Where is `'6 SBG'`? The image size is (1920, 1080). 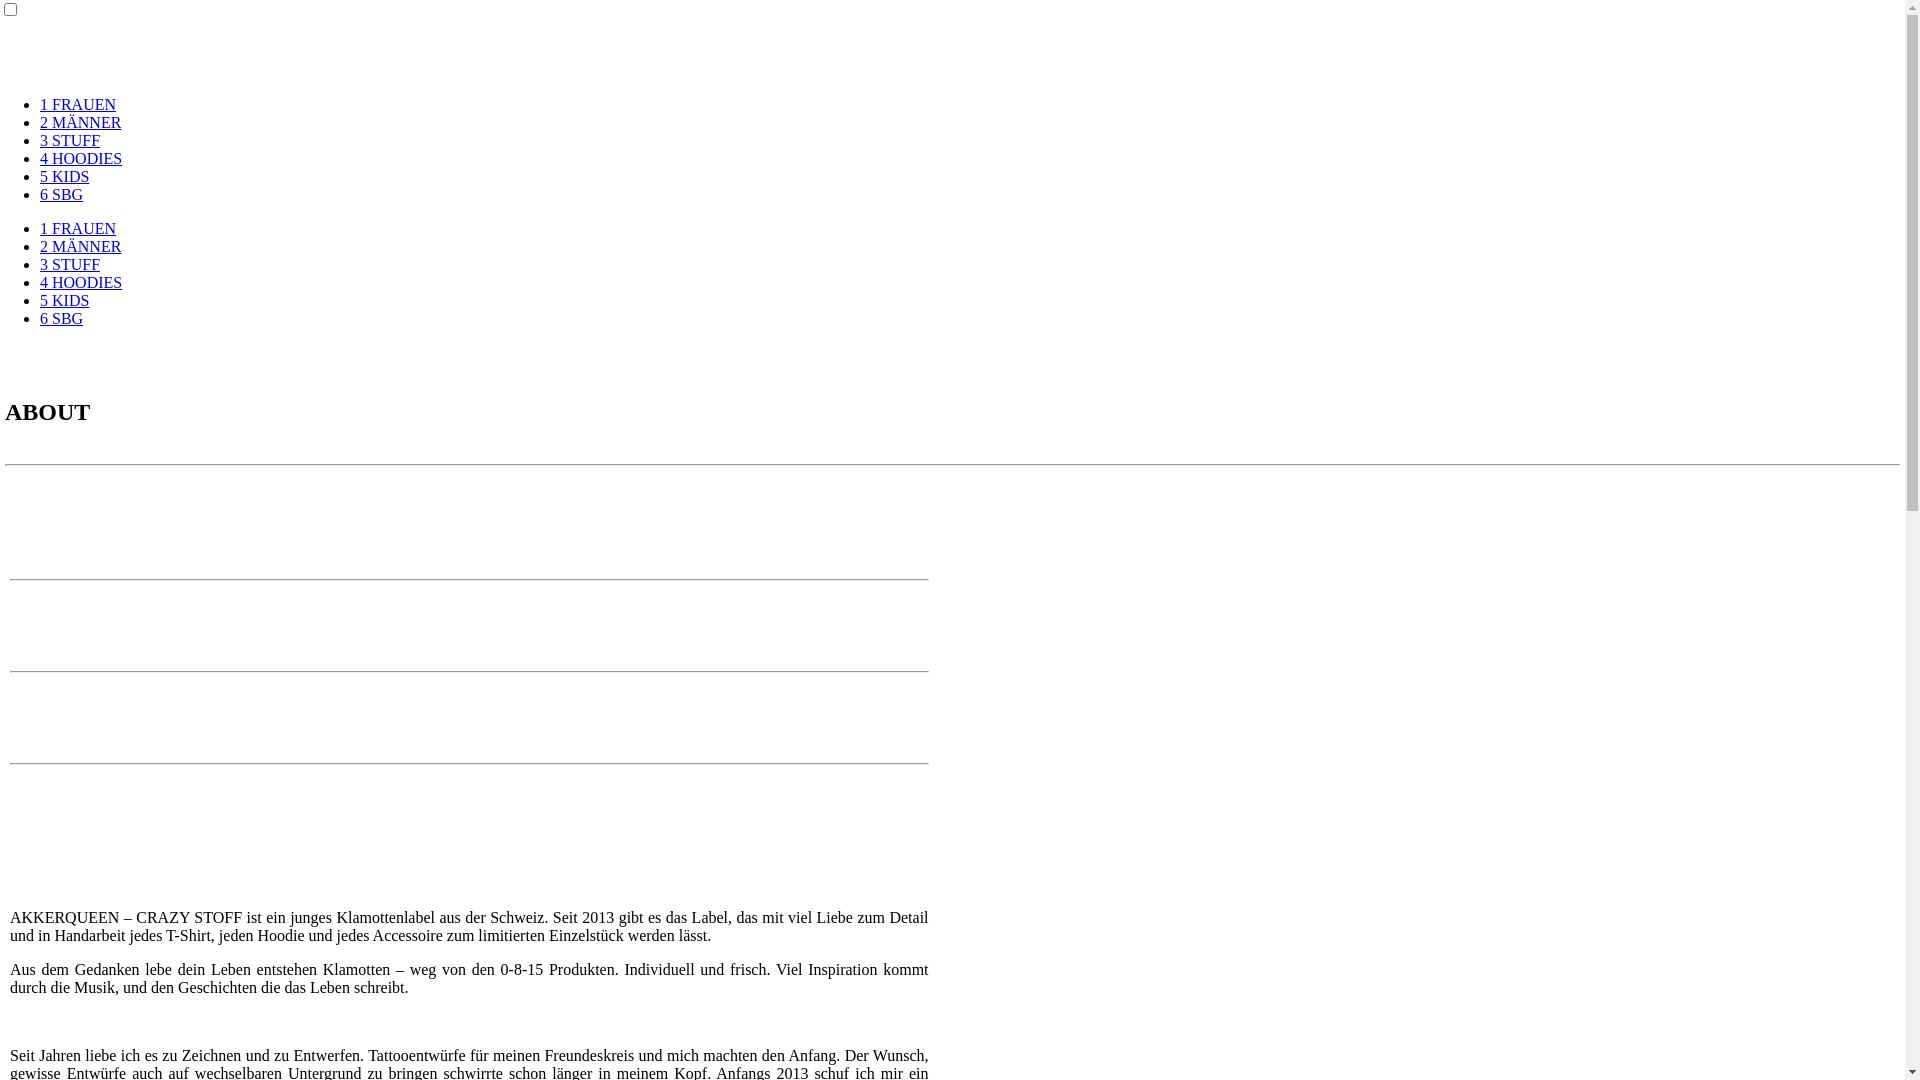
'6 SBG' is located at coordinates (39, 194).